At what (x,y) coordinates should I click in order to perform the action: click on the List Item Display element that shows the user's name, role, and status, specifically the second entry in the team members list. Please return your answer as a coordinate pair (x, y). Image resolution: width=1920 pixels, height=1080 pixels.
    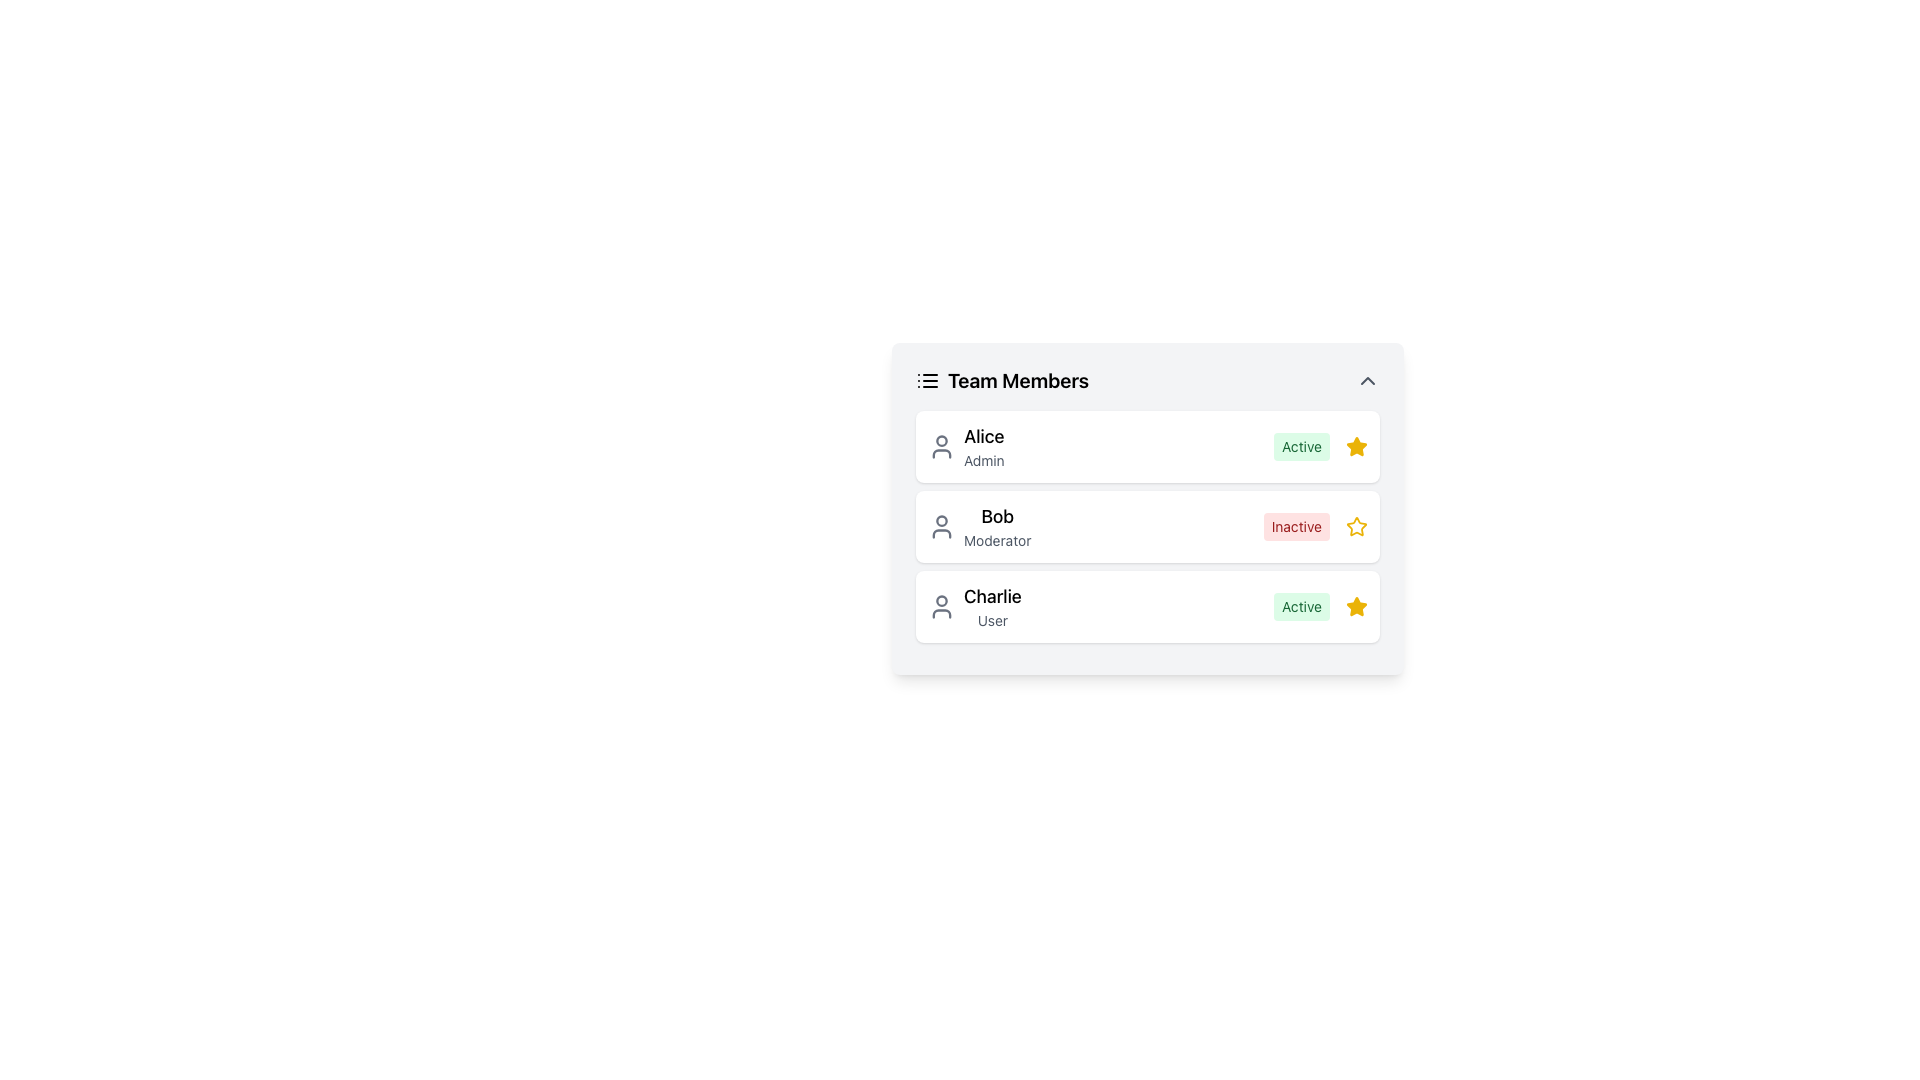
    Looking at the image, I should click on (1147, 526).